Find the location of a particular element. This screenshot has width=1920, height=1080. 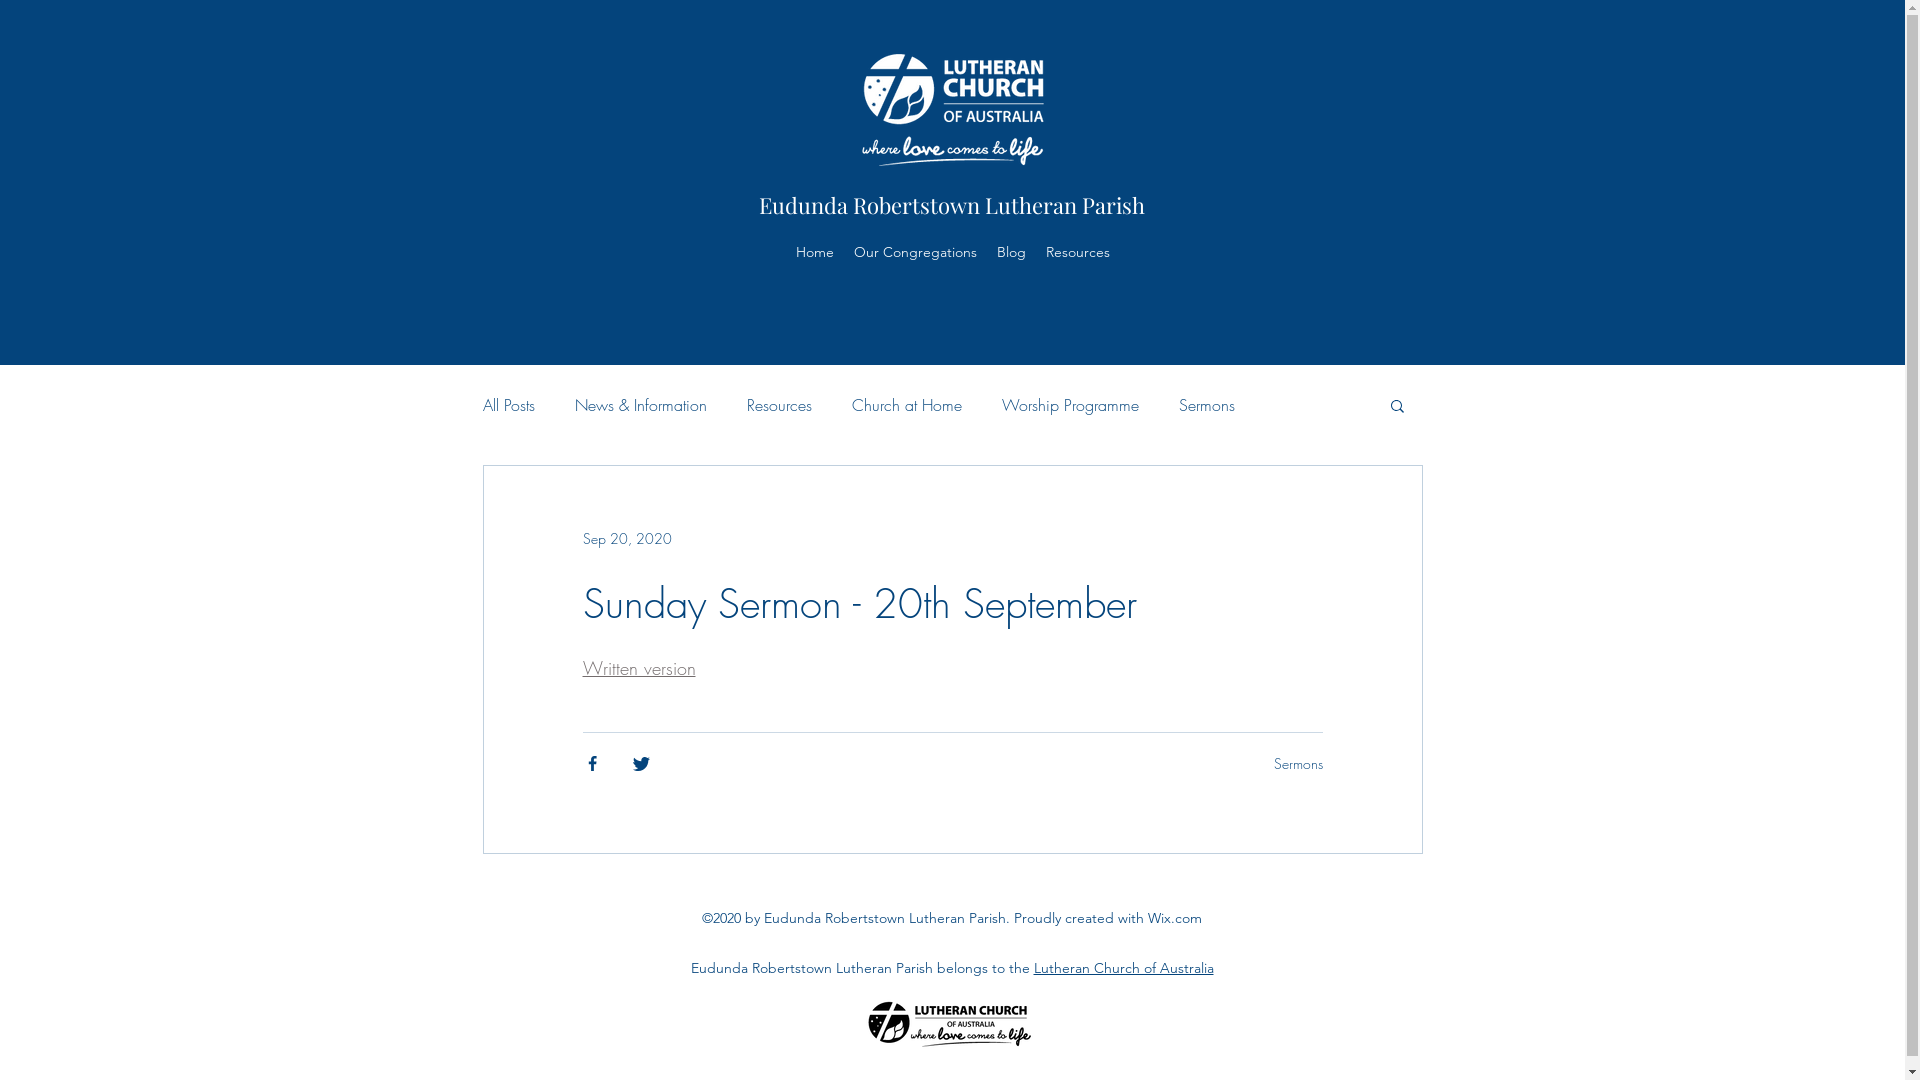

'Church at Home' is located at coordinates (906, 405).